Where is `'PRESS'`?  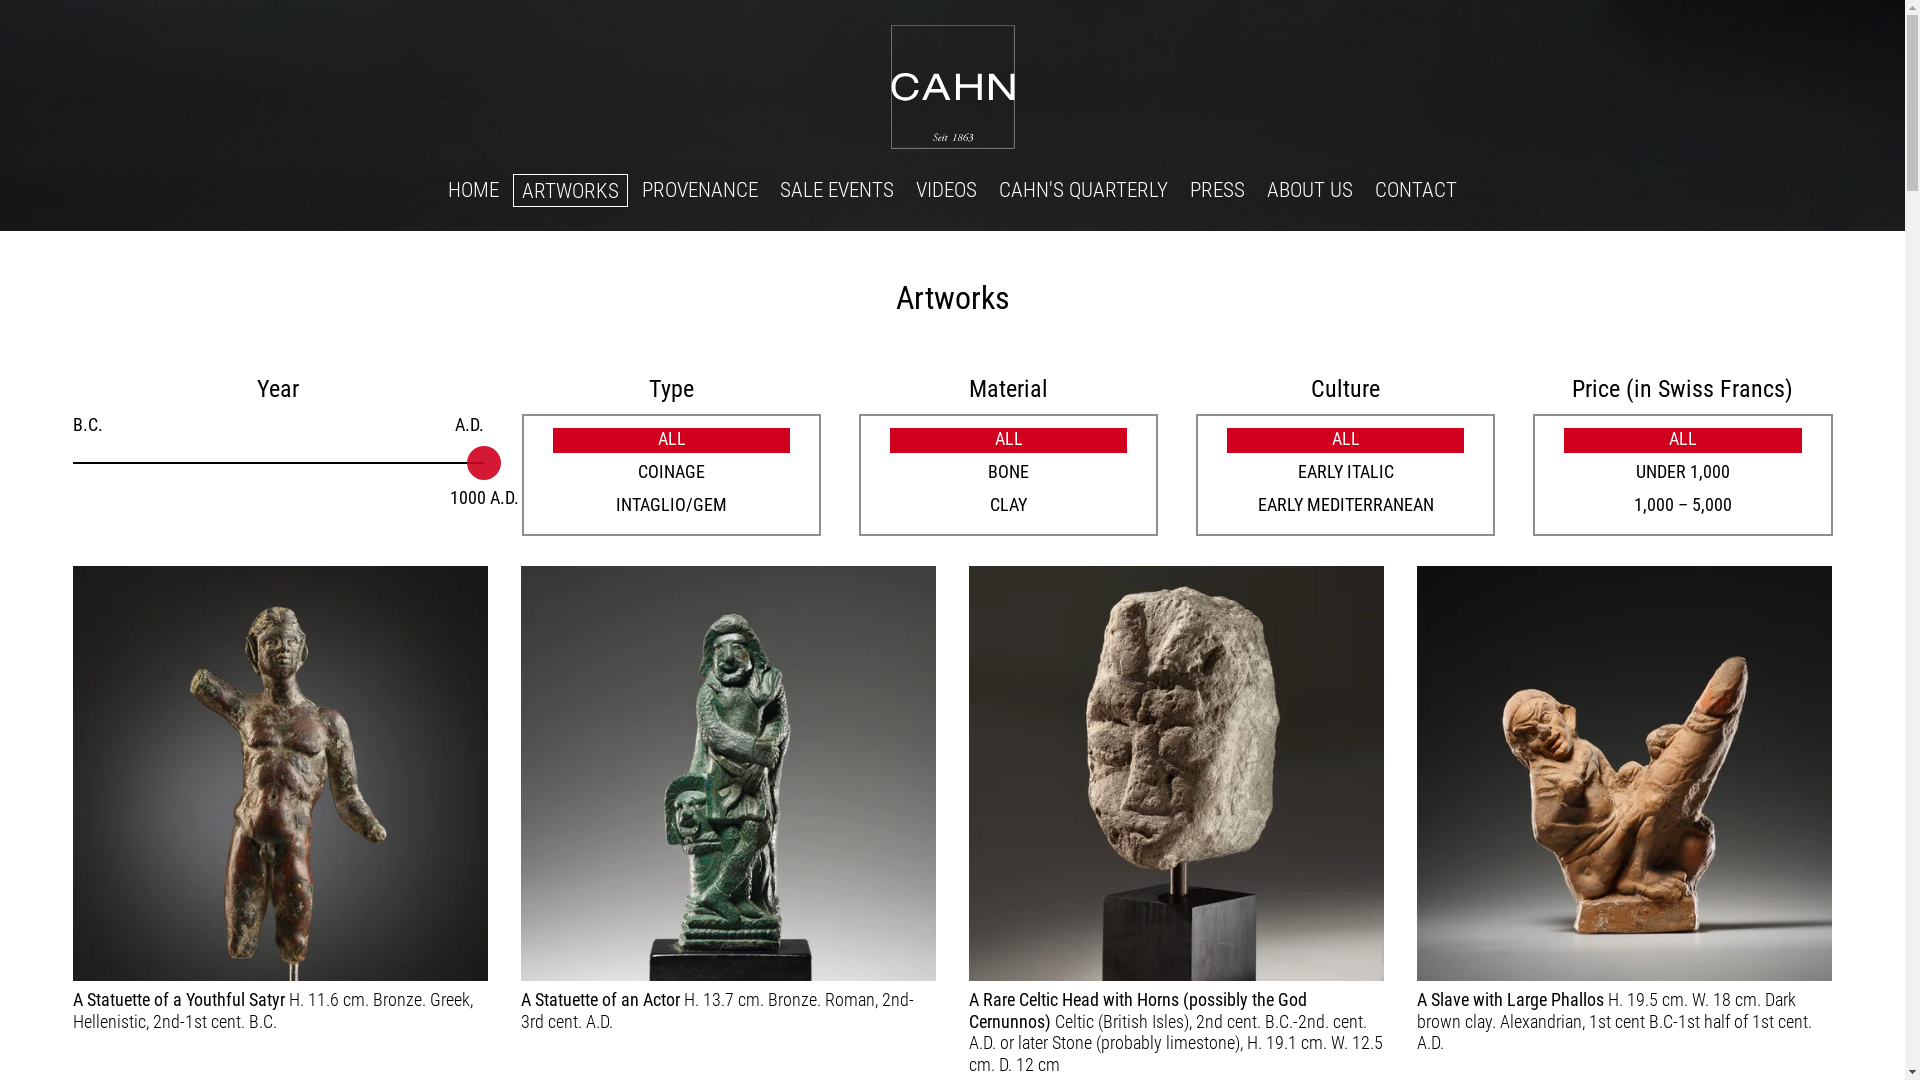
'PRESS' is located at coordinates (1216, 190).